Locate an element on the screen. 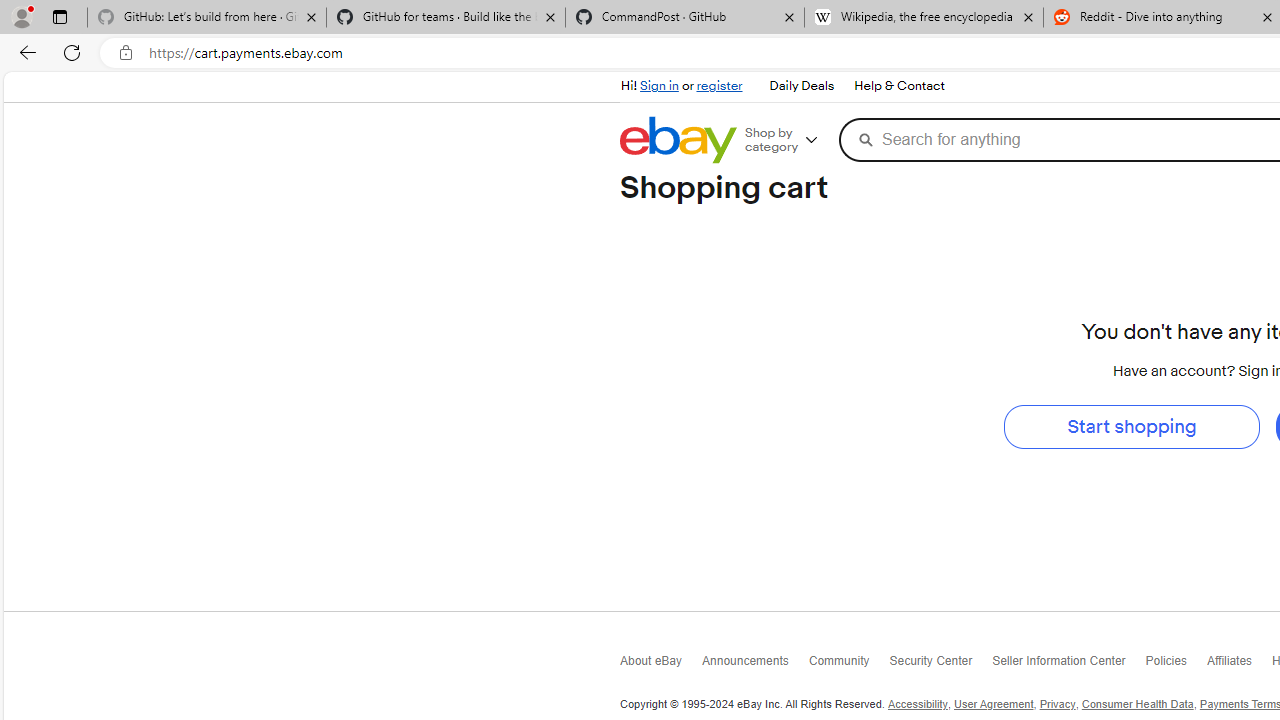 This screenshot has height=720, width=1280. 'Community' is located at coordinates (848, 664).